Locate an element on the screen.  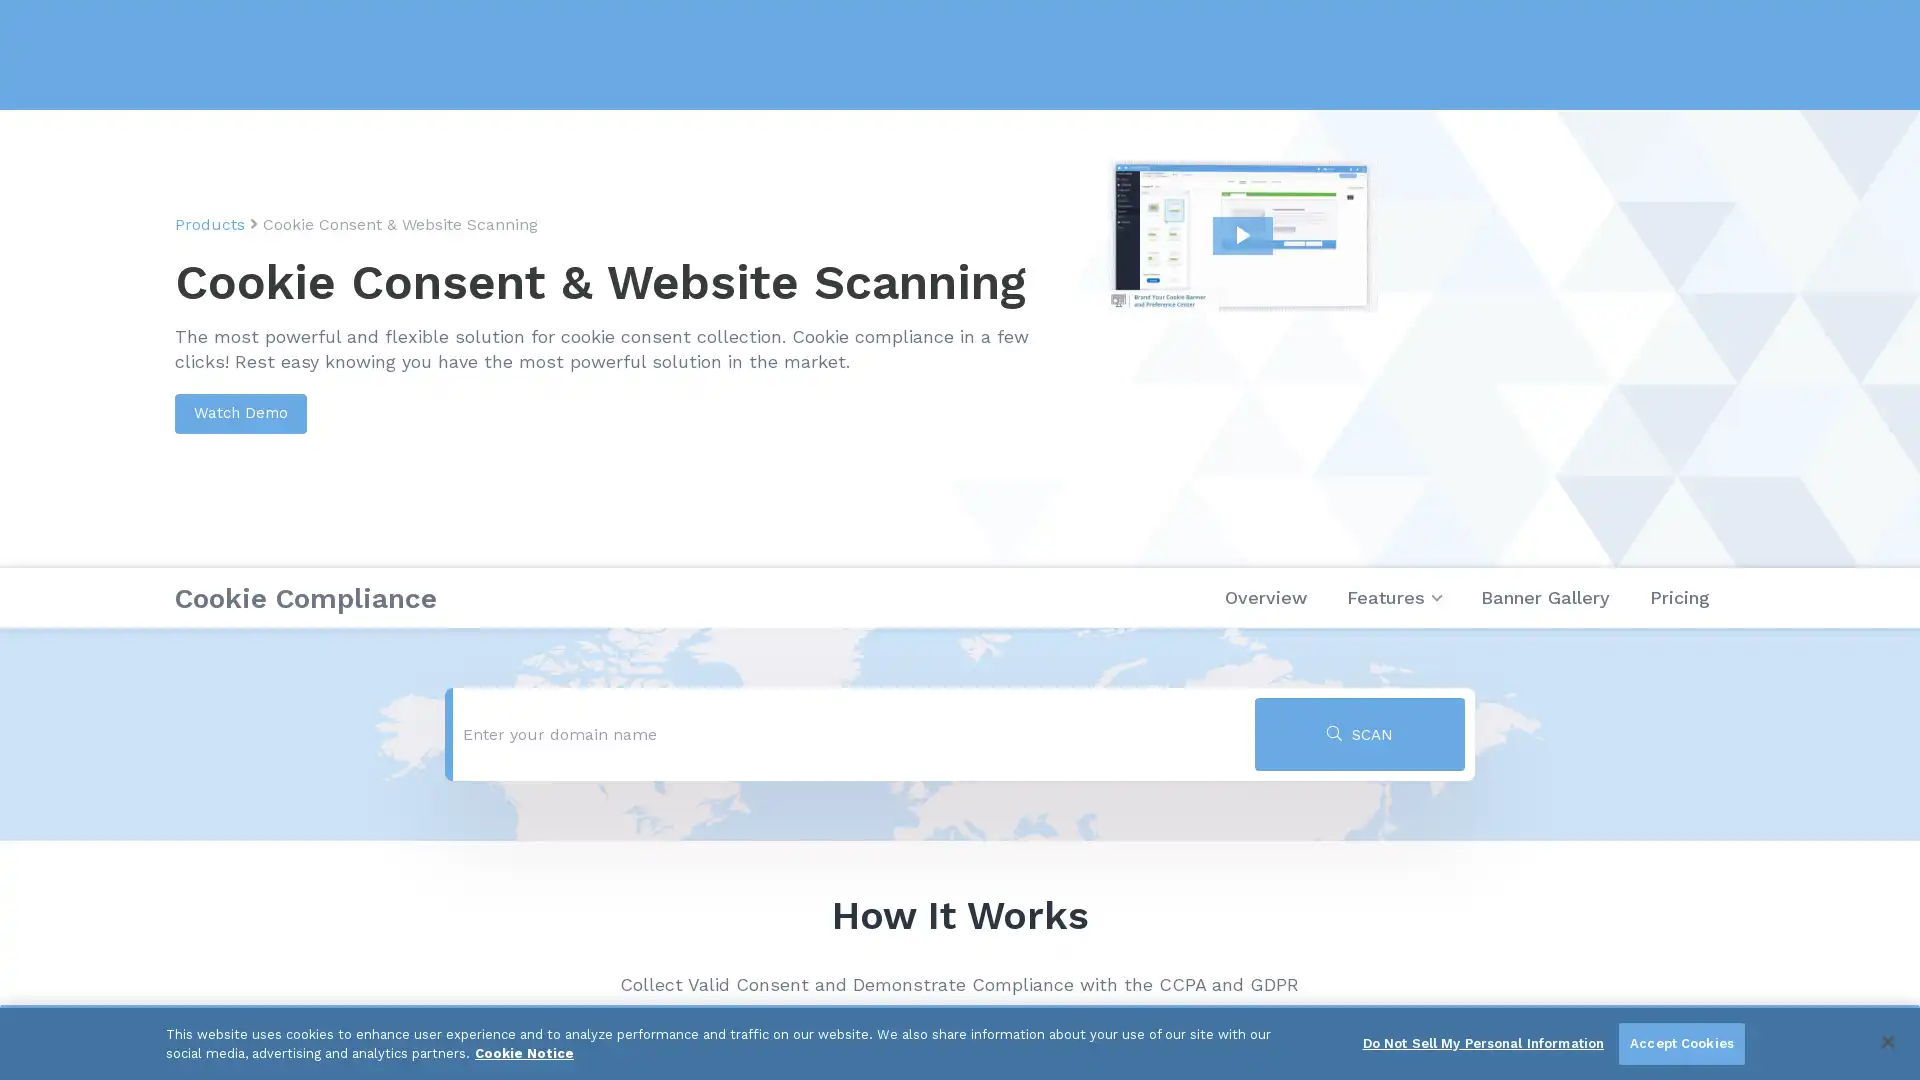
Play is located at coordinates (1425, 338).